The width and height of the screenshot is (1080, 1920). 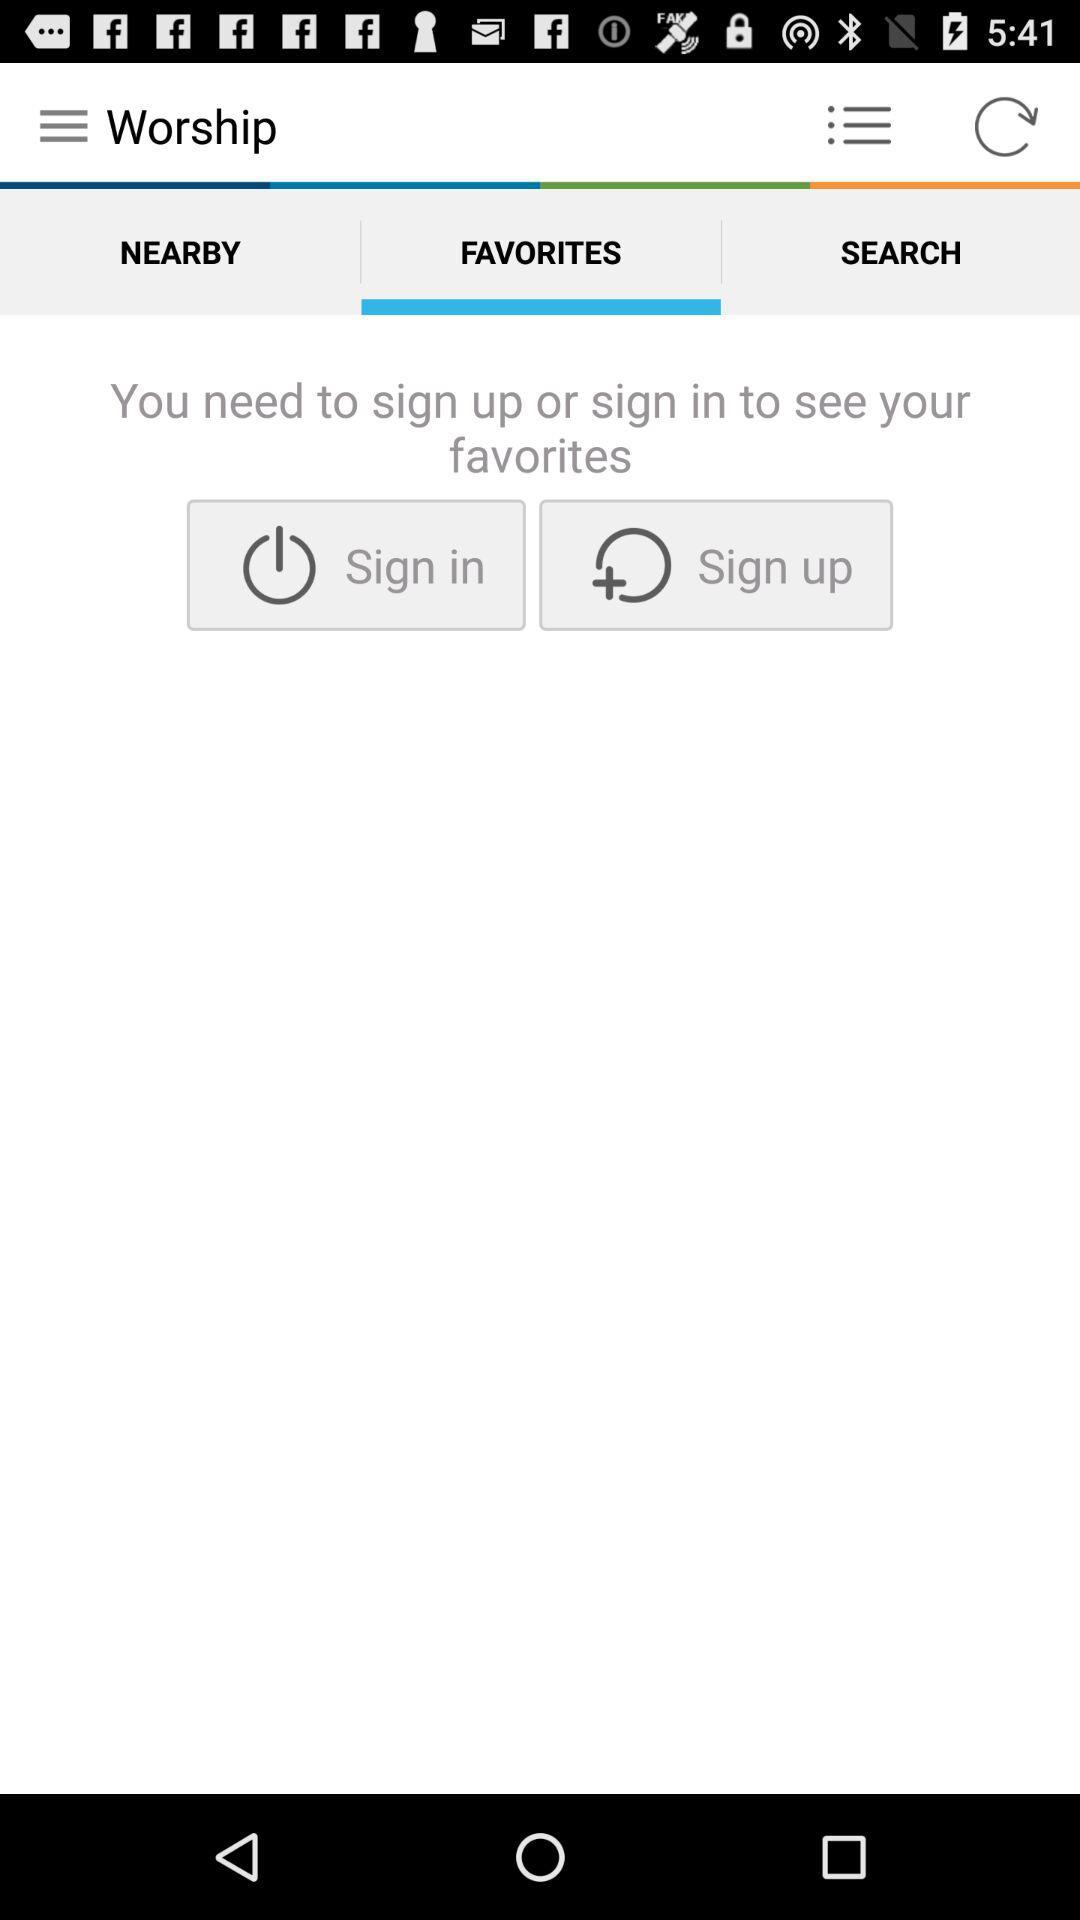 What do you see at coordinates (63, 124) in the screenshot?
I see `the menu icon which is to the left side of the worship` at bounding box center [63, 124].